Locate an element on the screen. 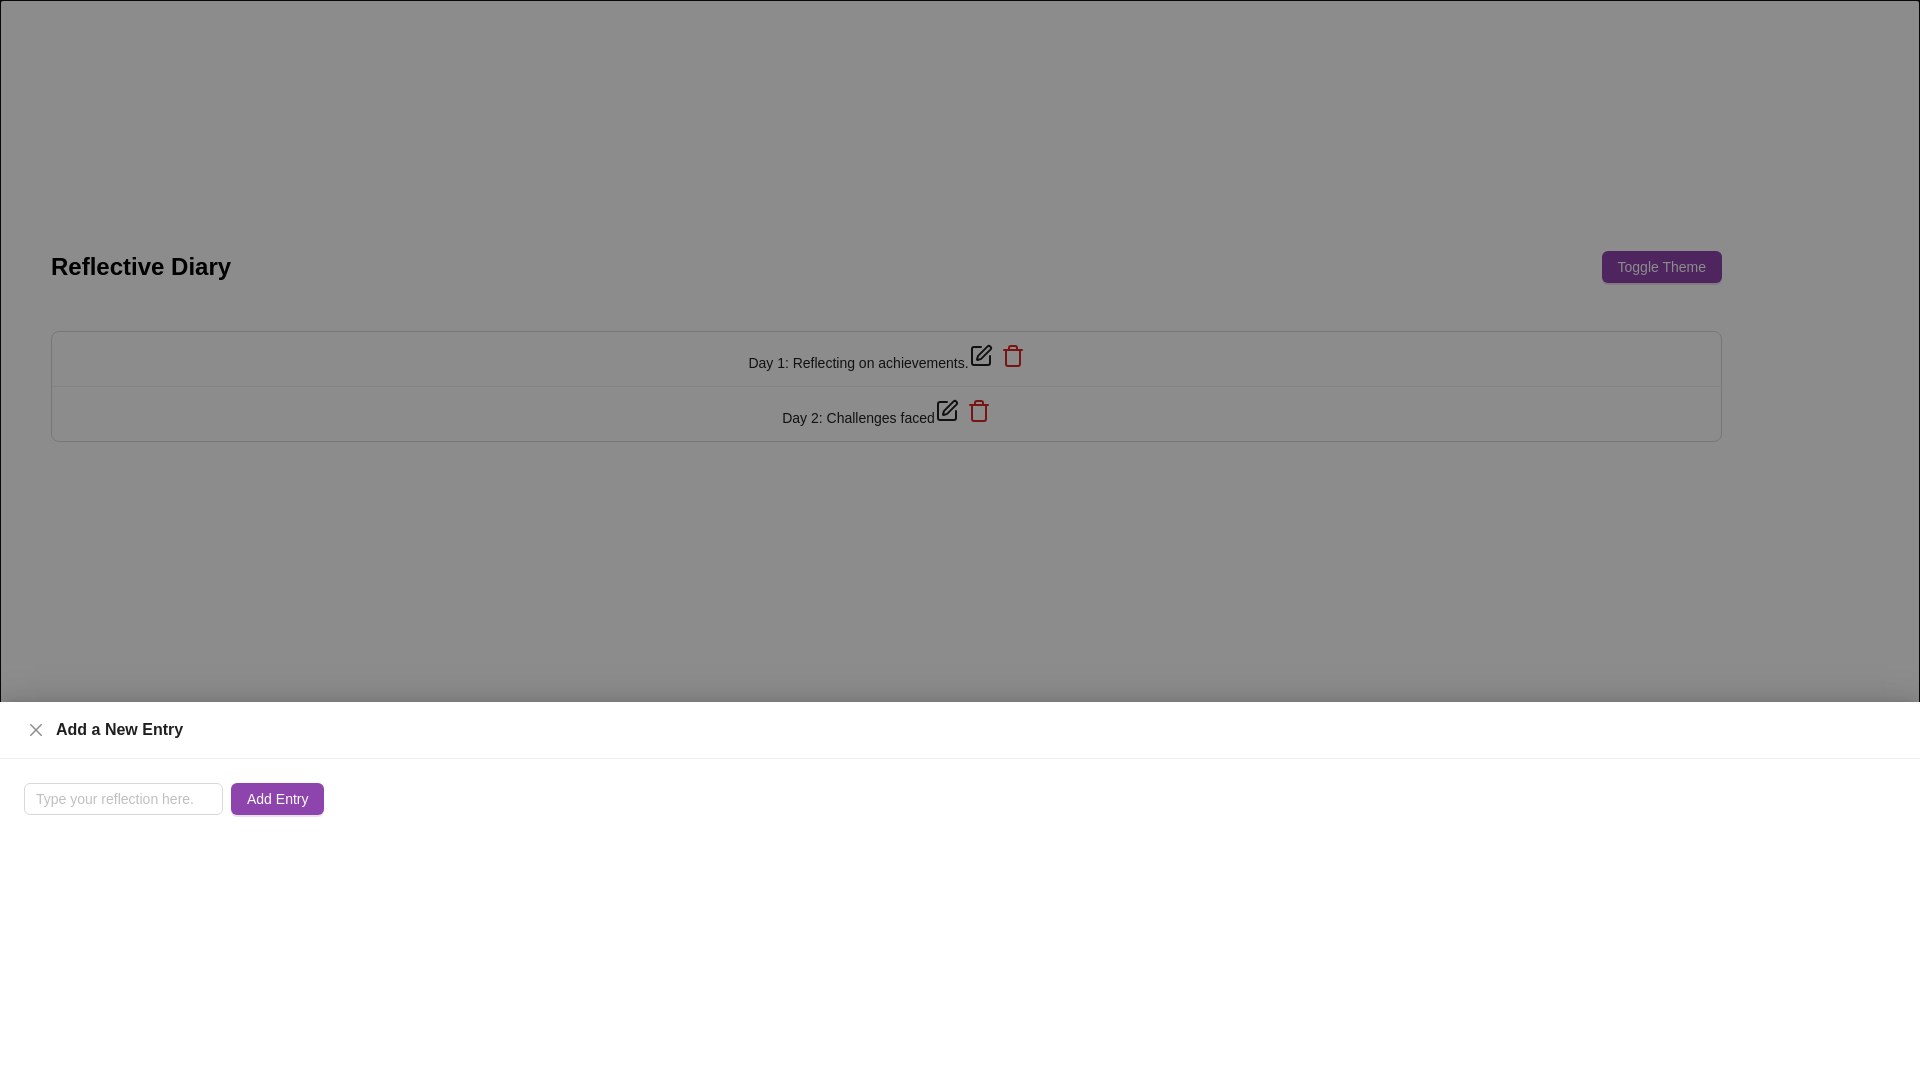 This screenshot has height=1080, width=1920. the edit icon located to the left of the trash can icon, which allows users to modify the content related to 'Day 2: Challenges faced' is located at coordinates (948, 407).